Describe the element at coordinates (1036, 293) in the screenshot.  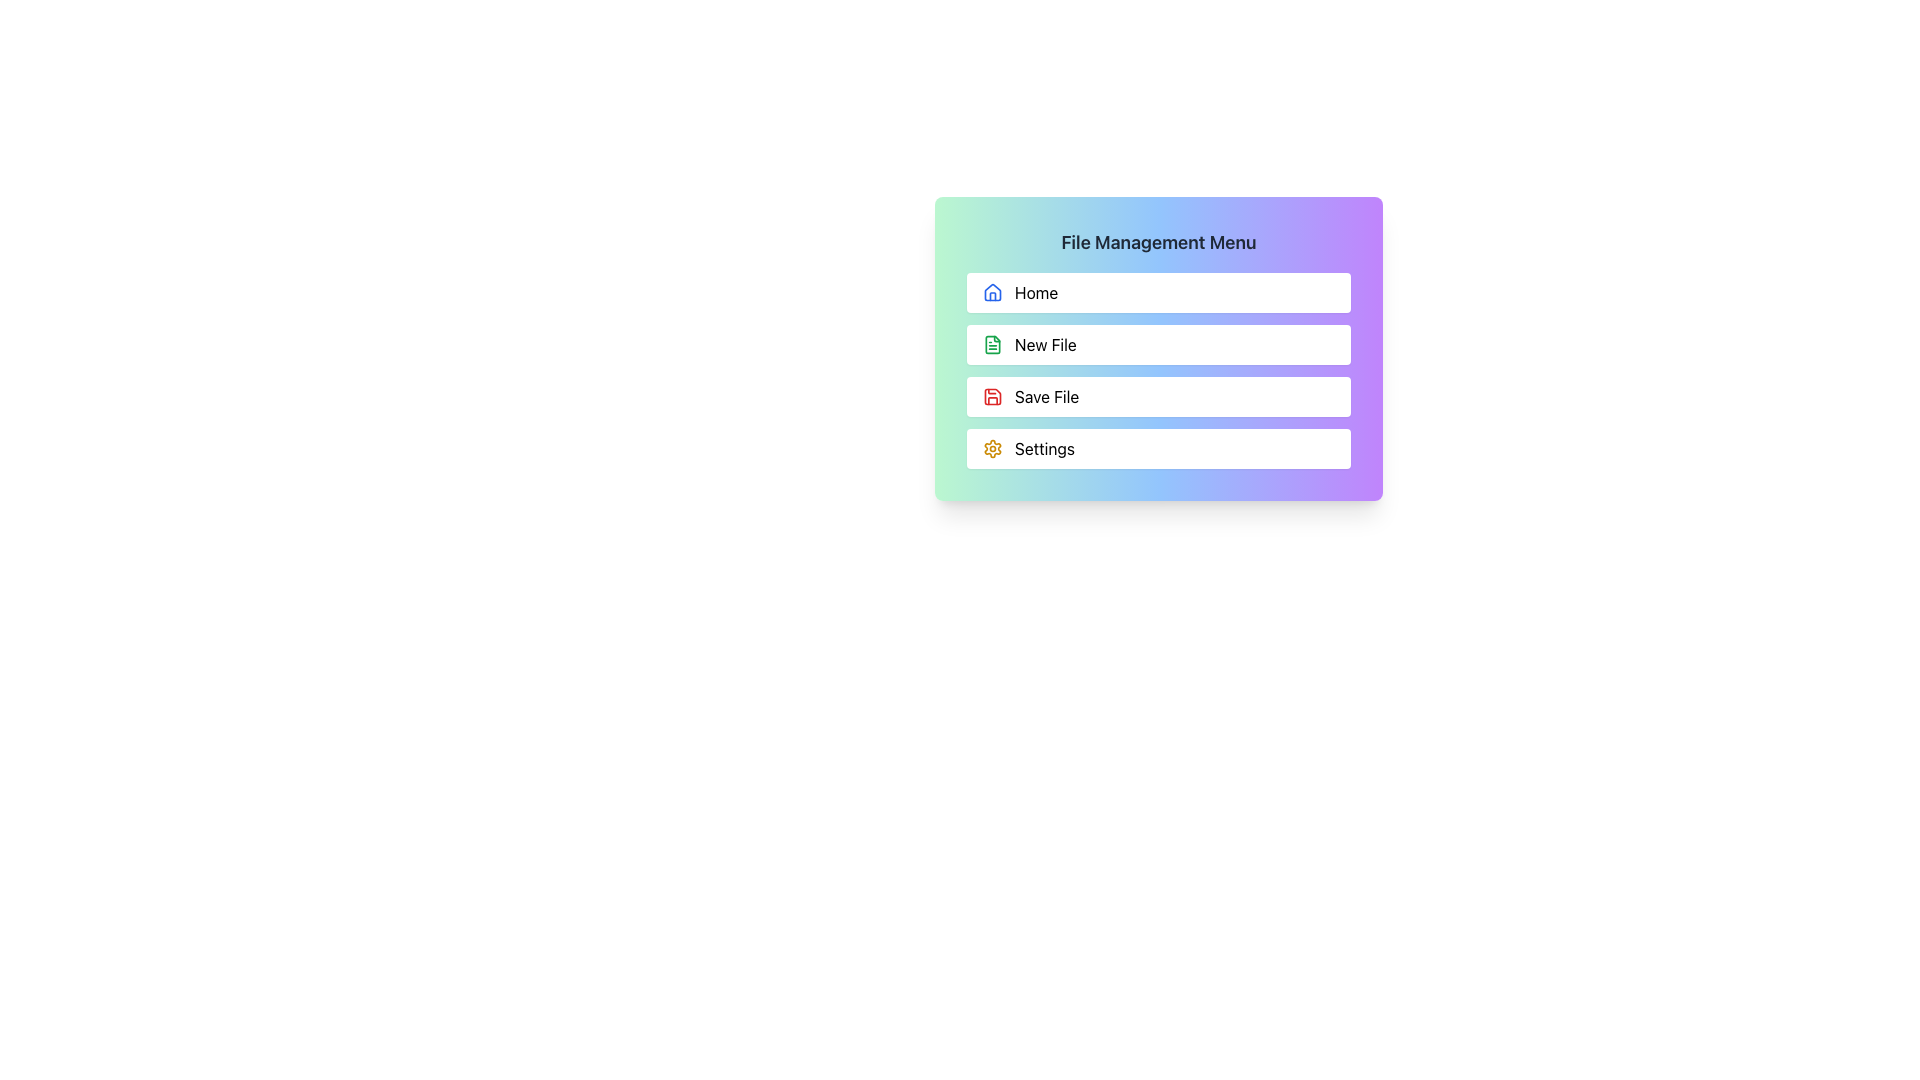
I see `the 'Home' navigation label, which is styled with a white background and rounded corners, located to the right of the house-shaped icon in the horizontal menu` at that location.